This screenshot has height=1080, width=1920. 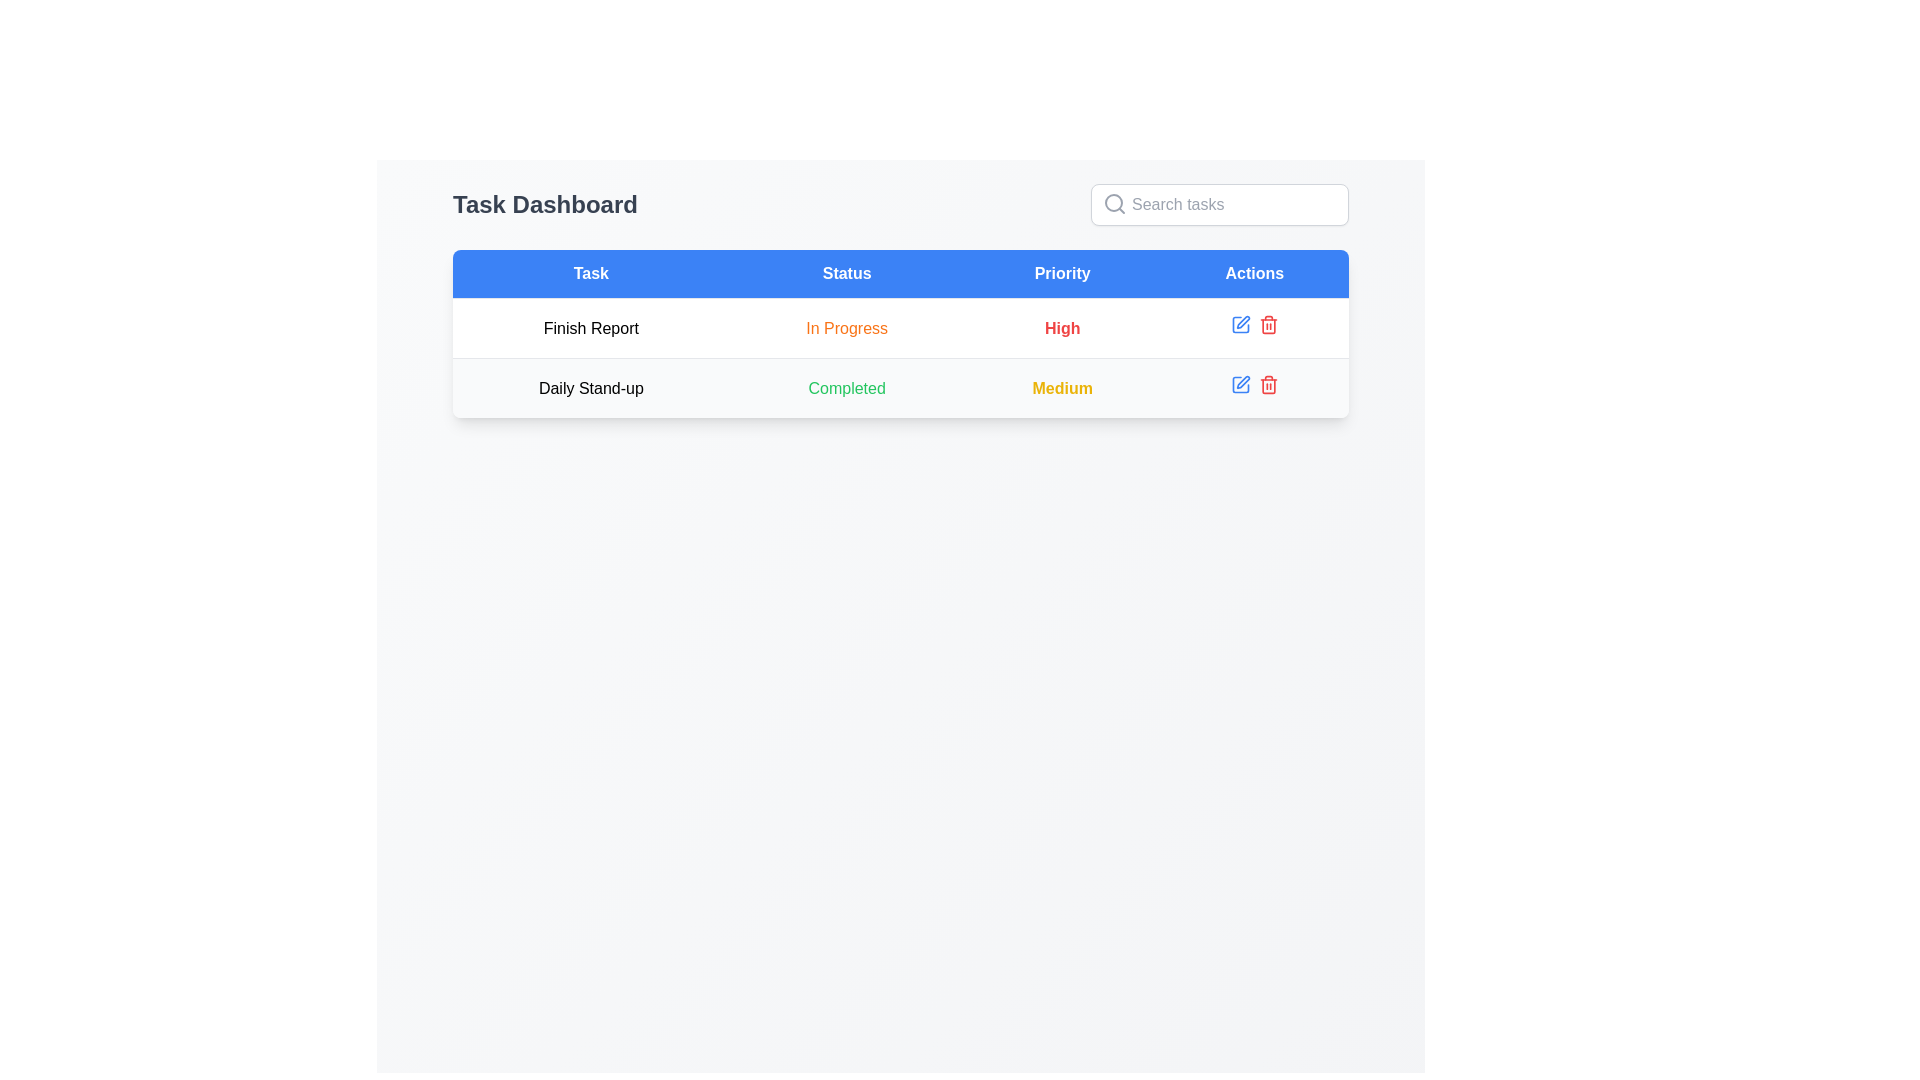 What do you see at coordinates (1242, 382) in the screenshot?
I see `the 'edit' action button in the 'Actions' column of the second row (Daily Stand-up task)` at bounding box center [1242, 382].